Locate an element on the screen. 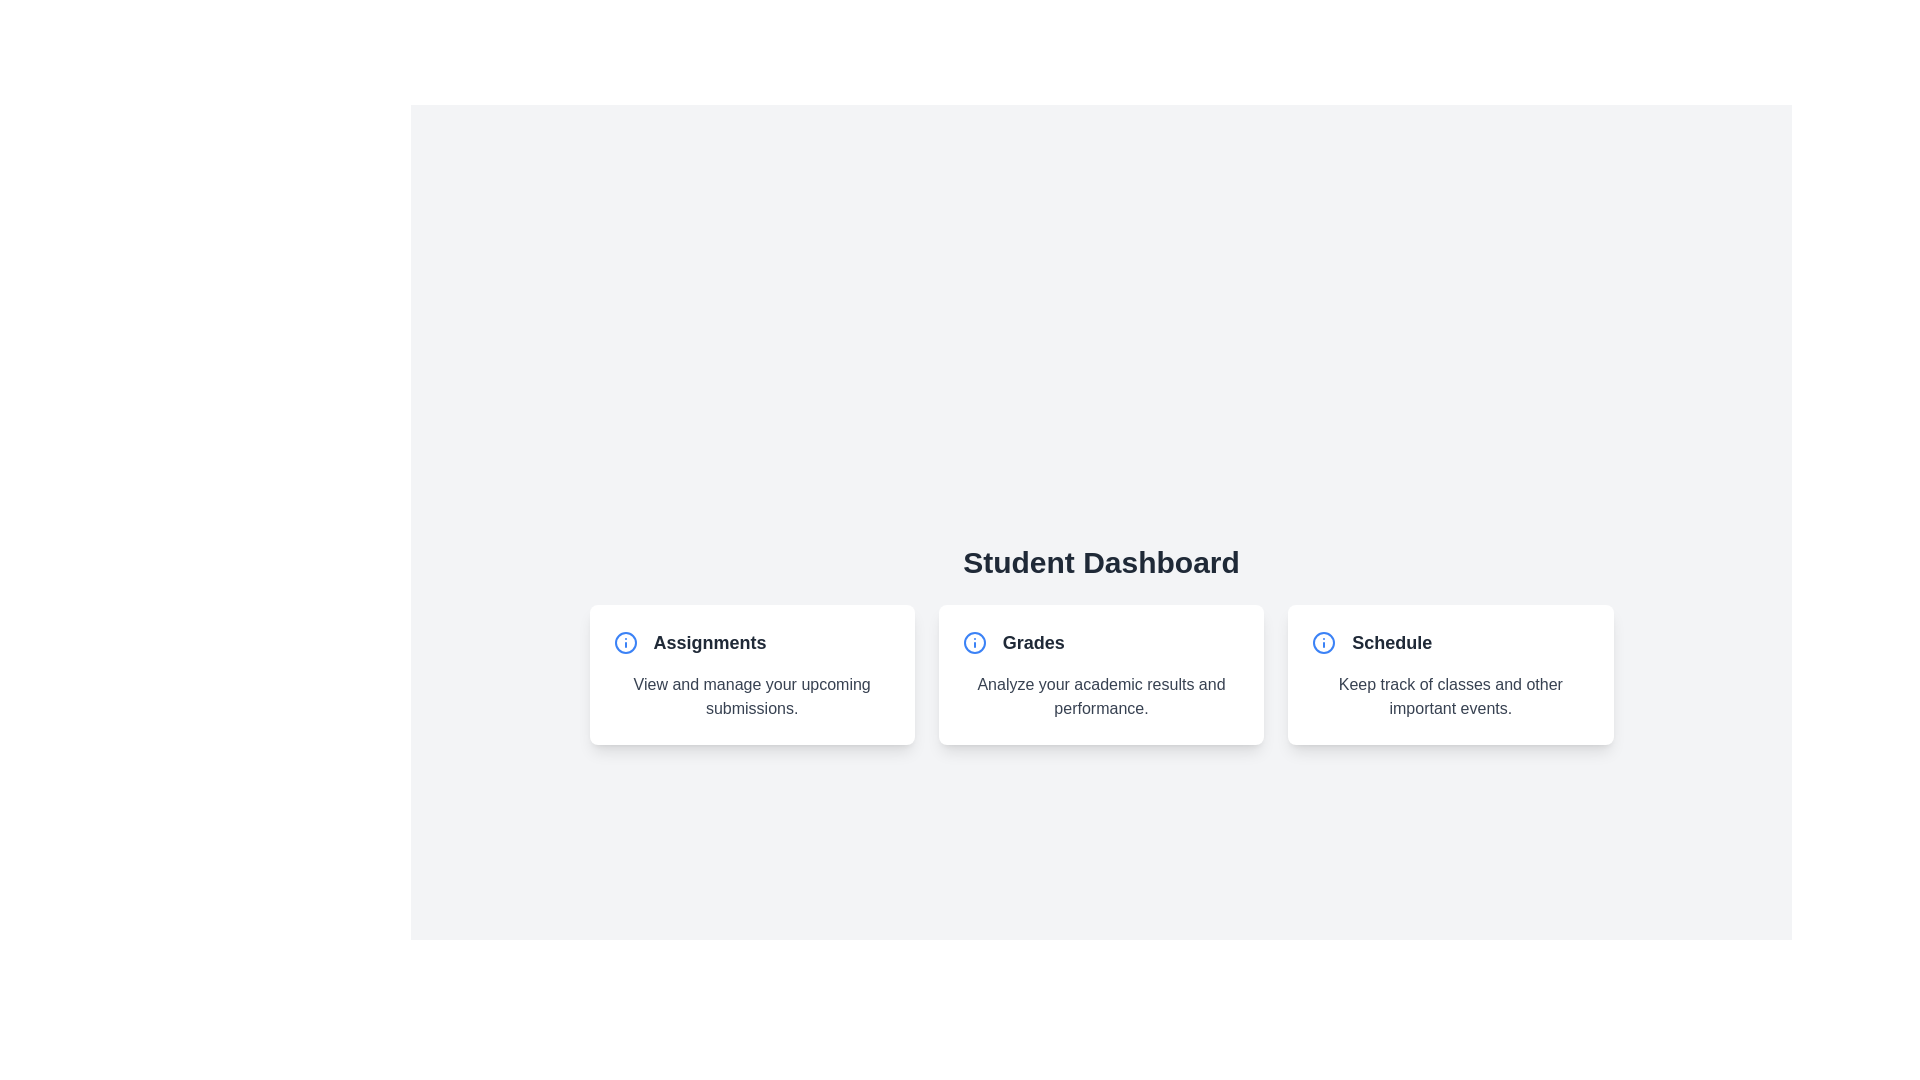 This screenshot has height=1080, width=1920. the text label element that serves as the header for the 'Assignments' section located is located at coordinates (710, 643).